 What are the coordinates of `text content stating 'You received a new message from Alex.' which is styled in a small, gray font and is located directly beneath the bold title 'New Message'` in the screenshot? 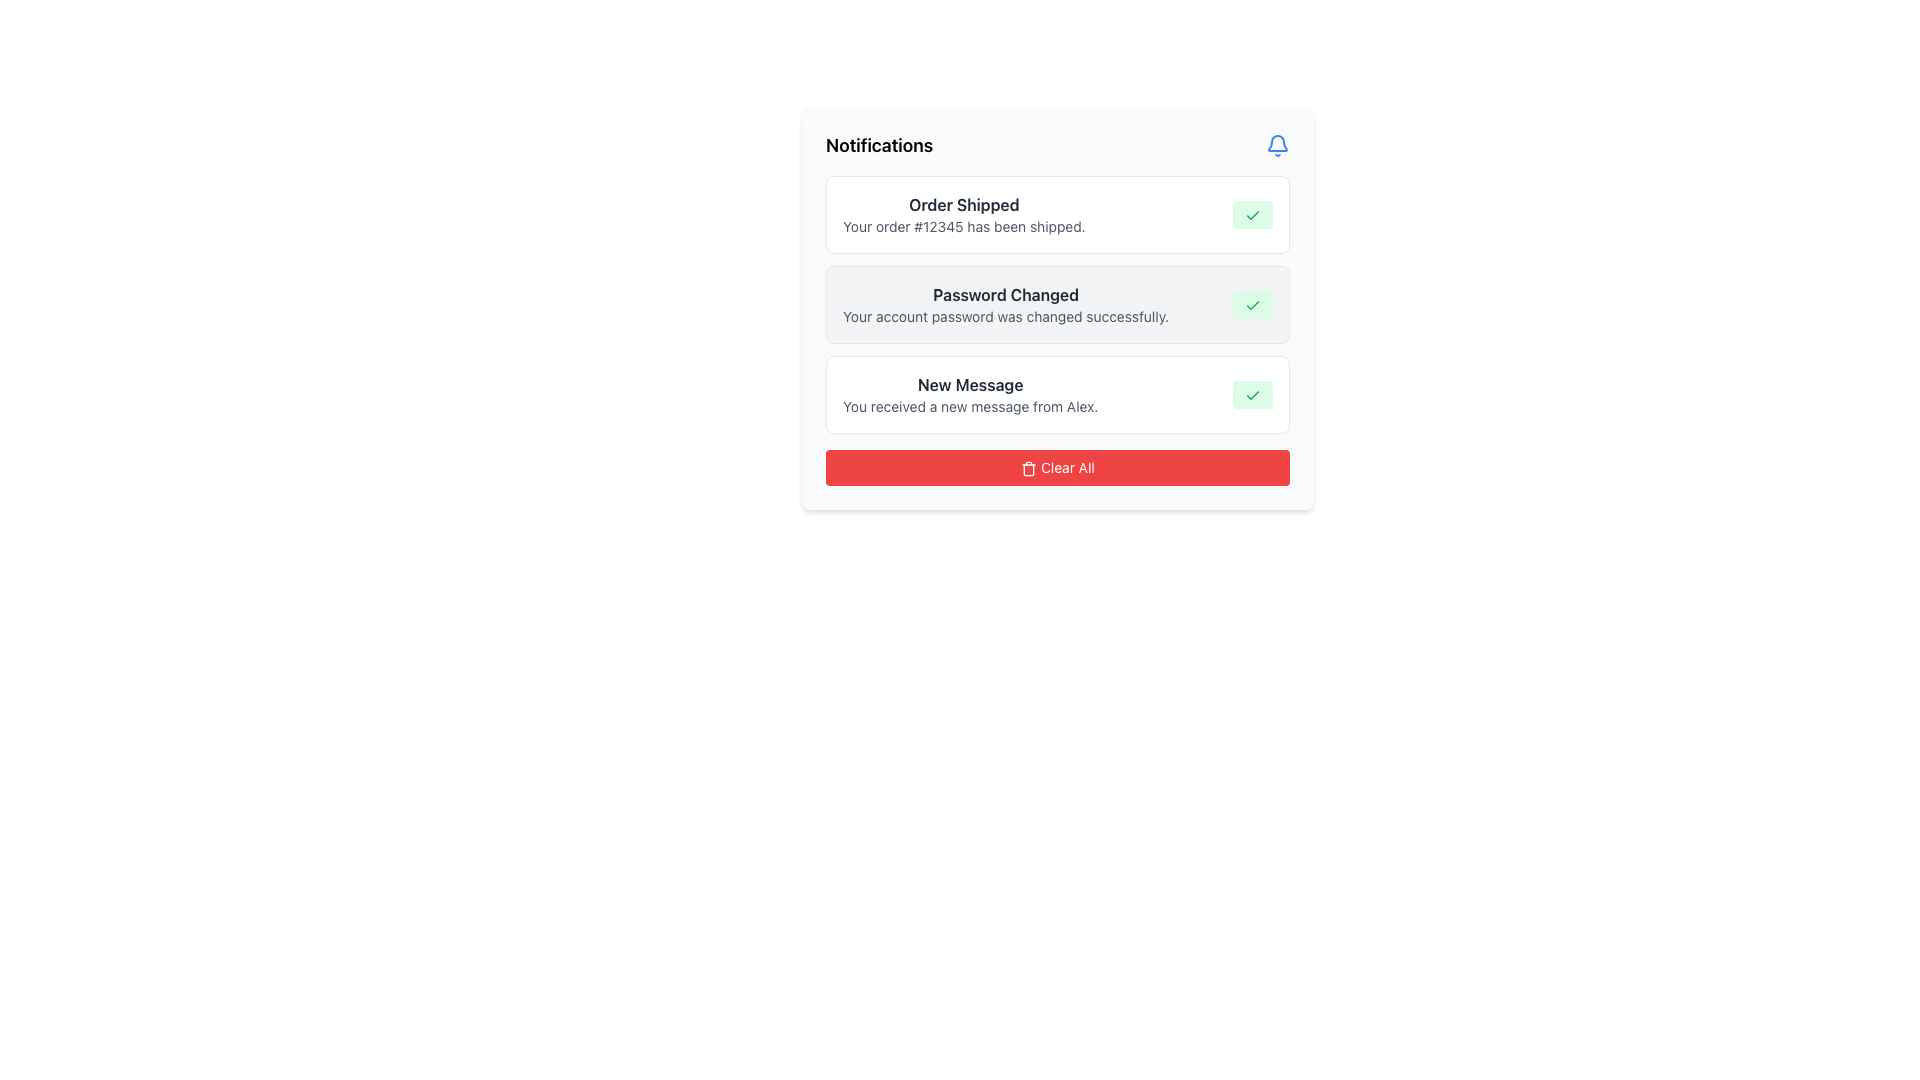 It's located at (970, 406).